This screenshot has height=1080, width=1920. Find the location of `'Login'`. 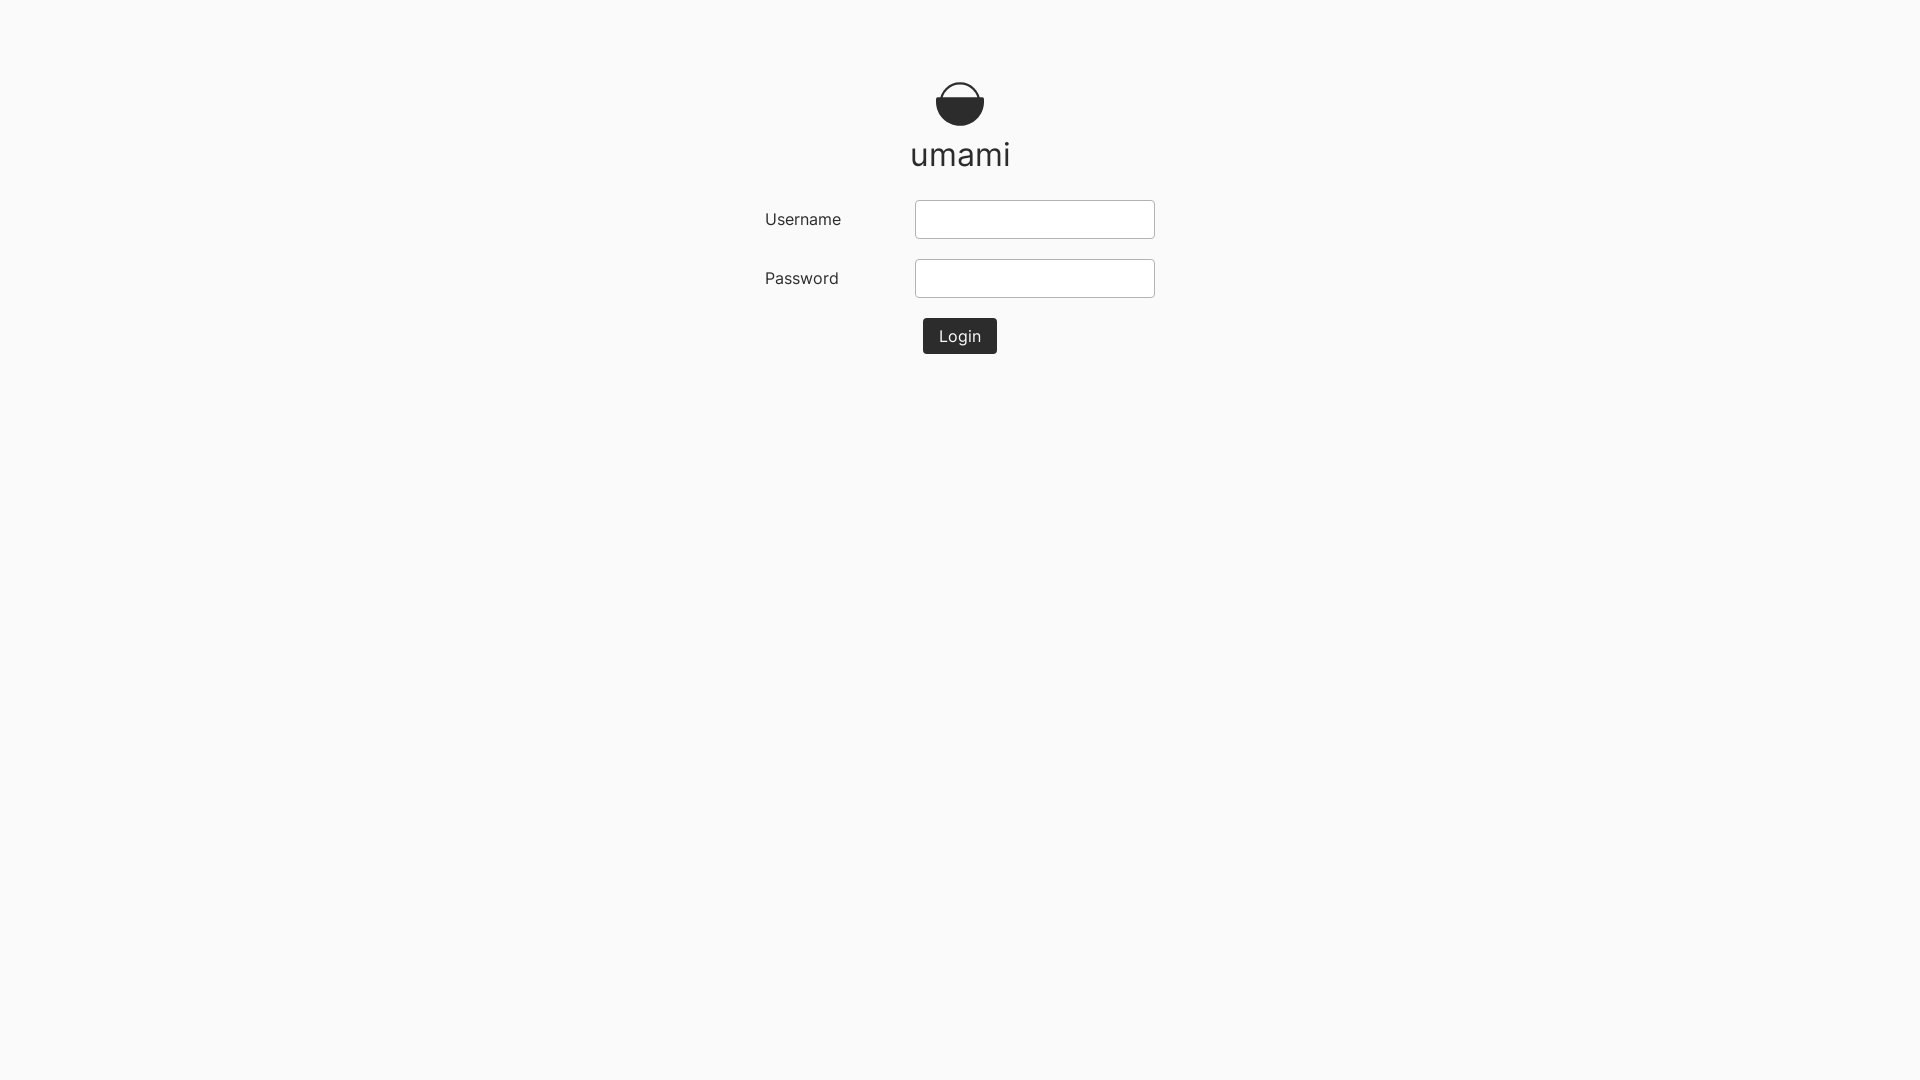

'Login' is located at coordinates (960, 334).